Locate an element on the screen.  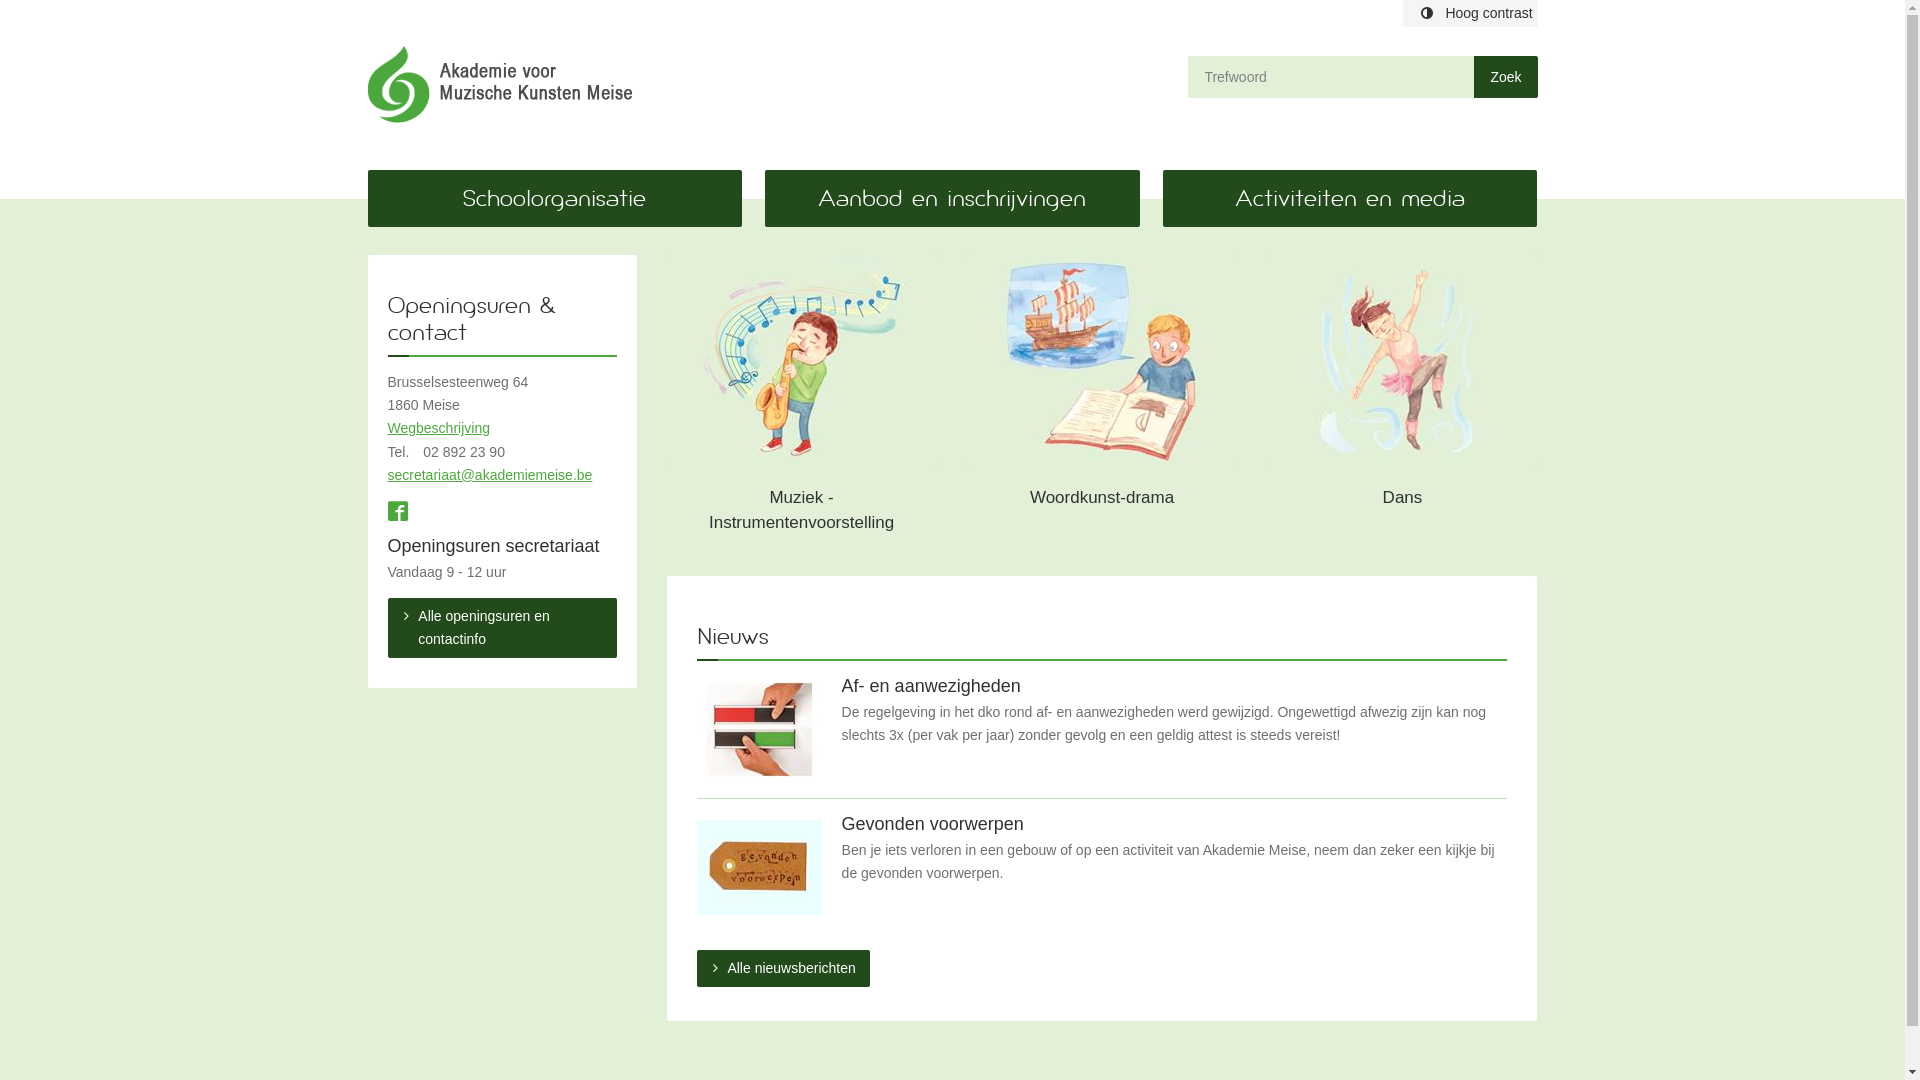
'trefwoord' is located at coordinates (1330, 76).